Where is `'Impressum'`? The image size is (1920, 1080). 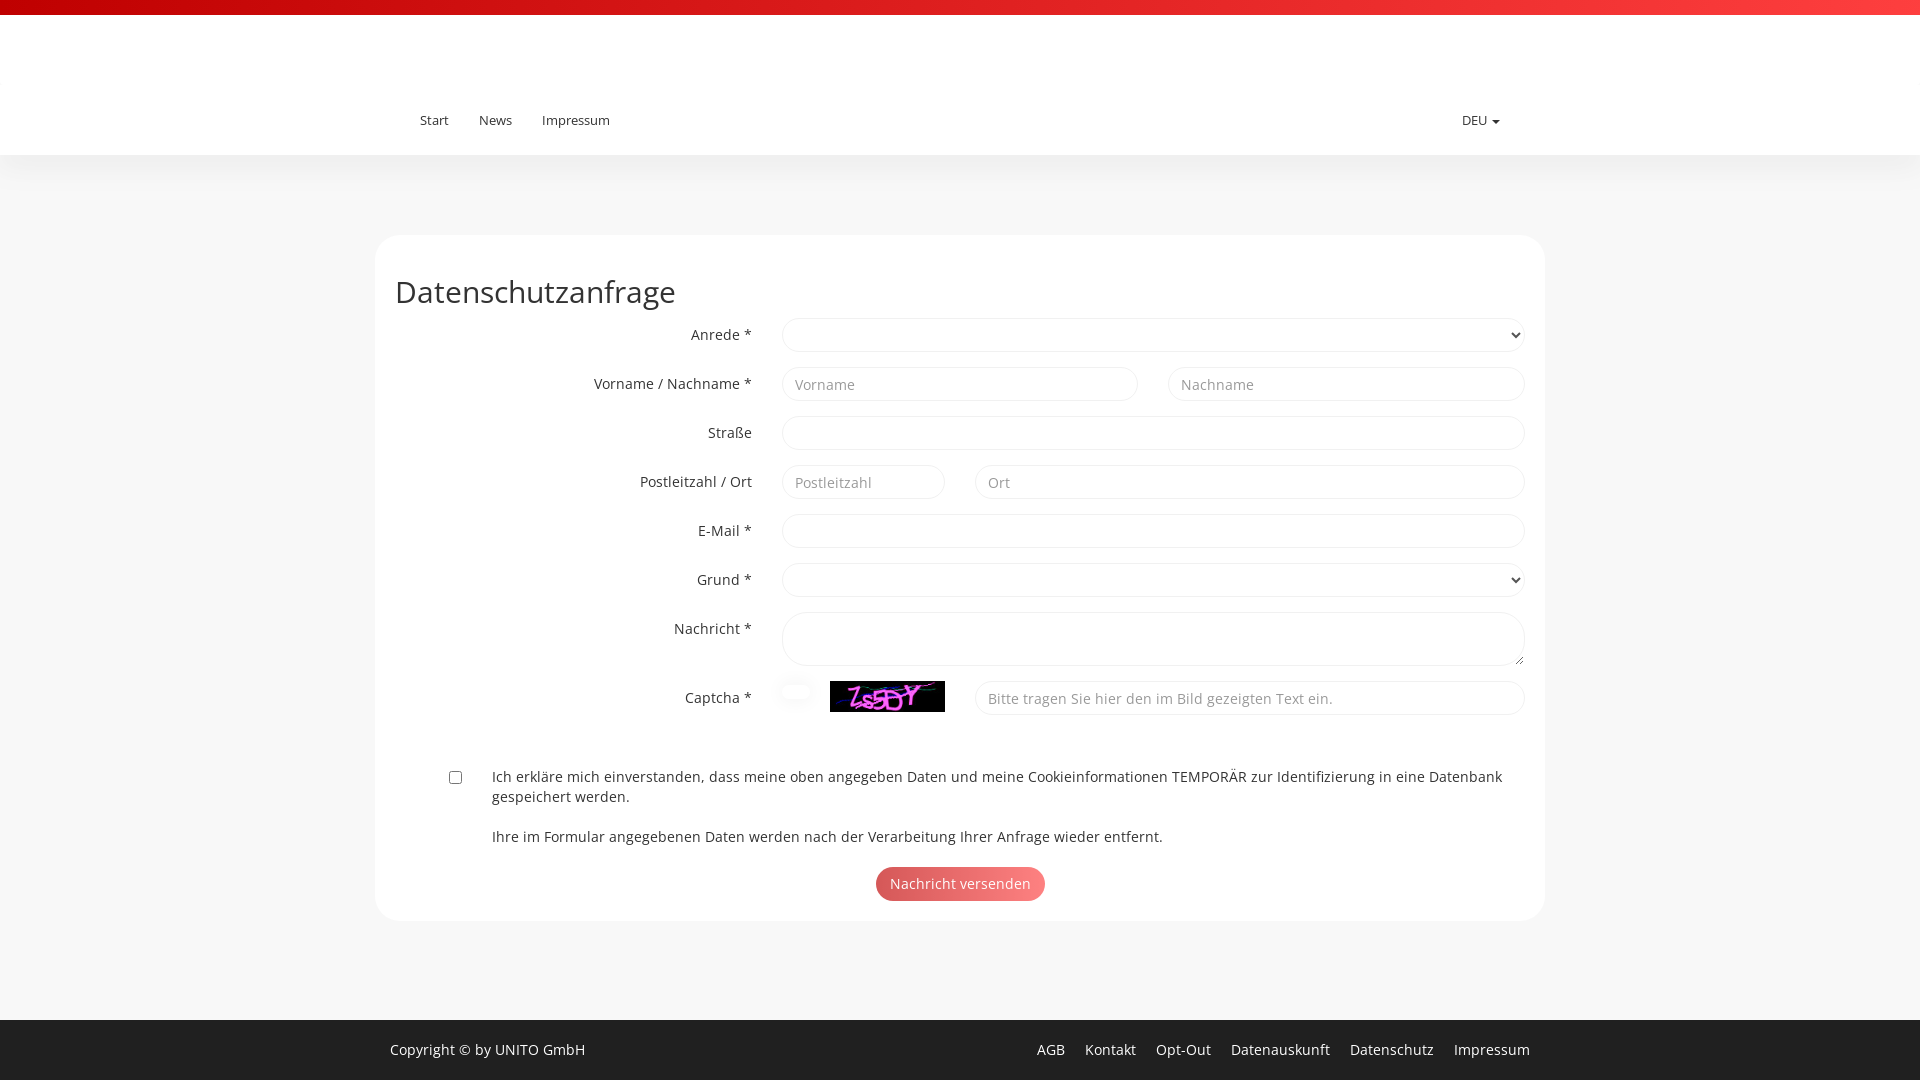
'Impressum' is located at coordinates (575, 119).